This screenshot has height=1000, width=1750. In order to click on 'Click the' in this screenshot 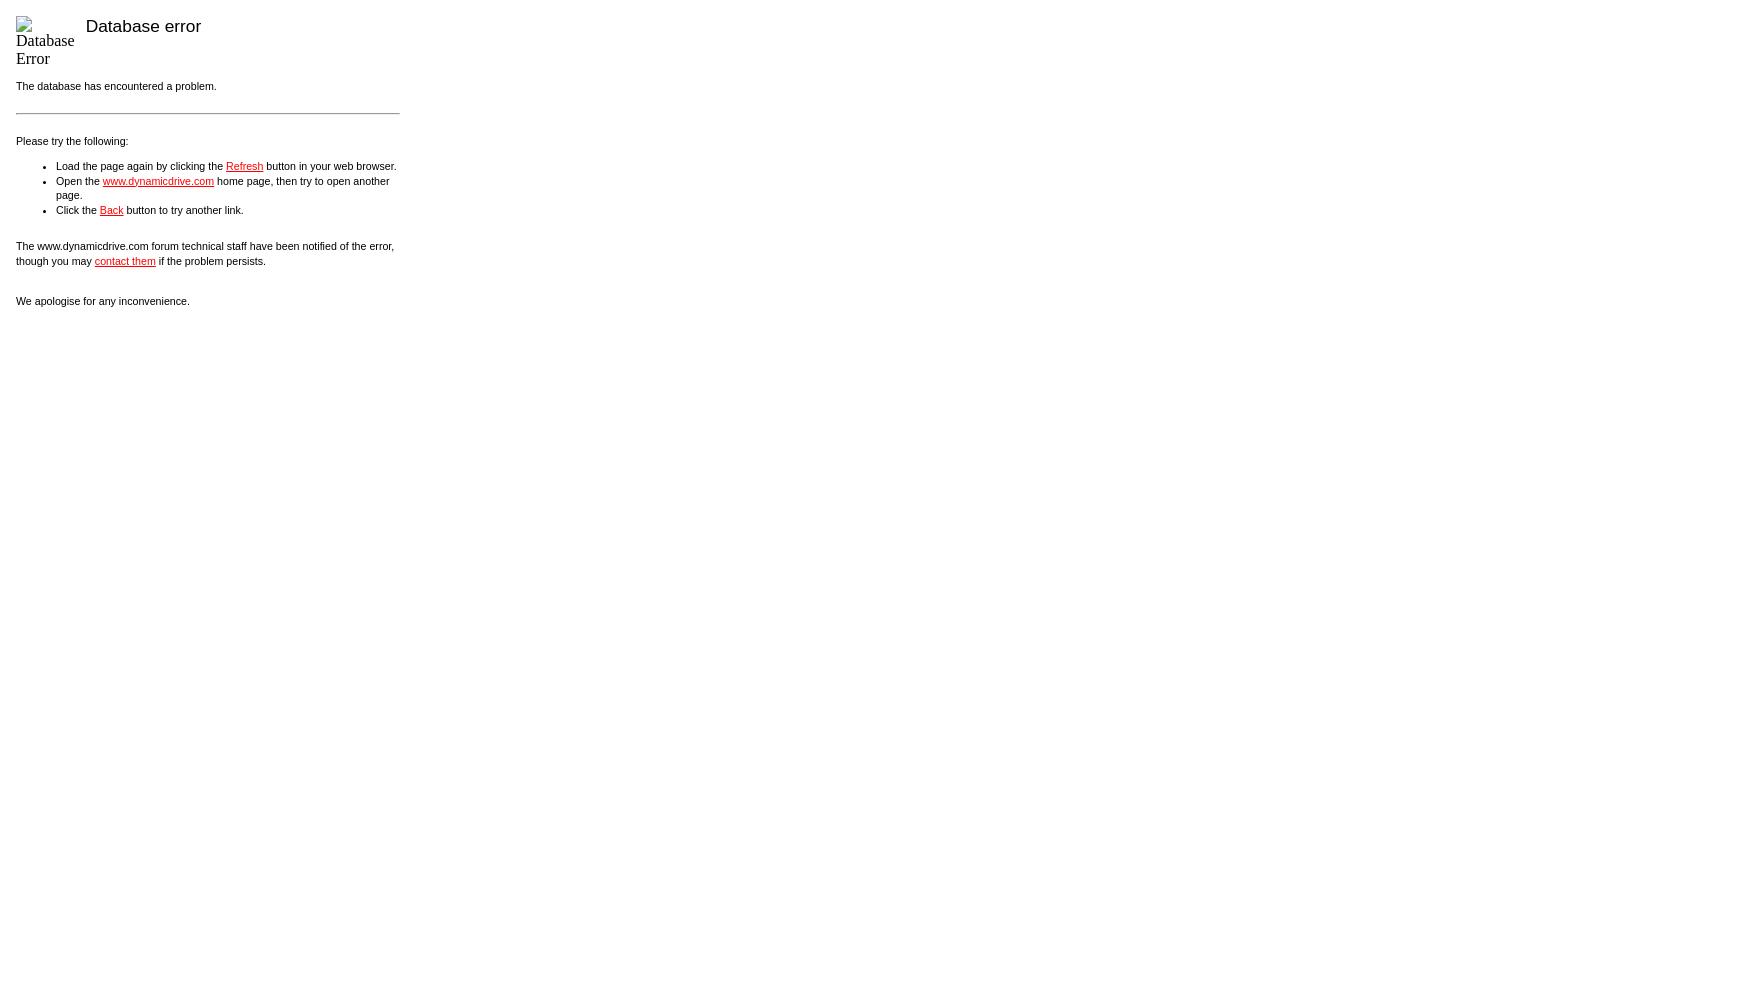, I will do `click(55, 208)`.